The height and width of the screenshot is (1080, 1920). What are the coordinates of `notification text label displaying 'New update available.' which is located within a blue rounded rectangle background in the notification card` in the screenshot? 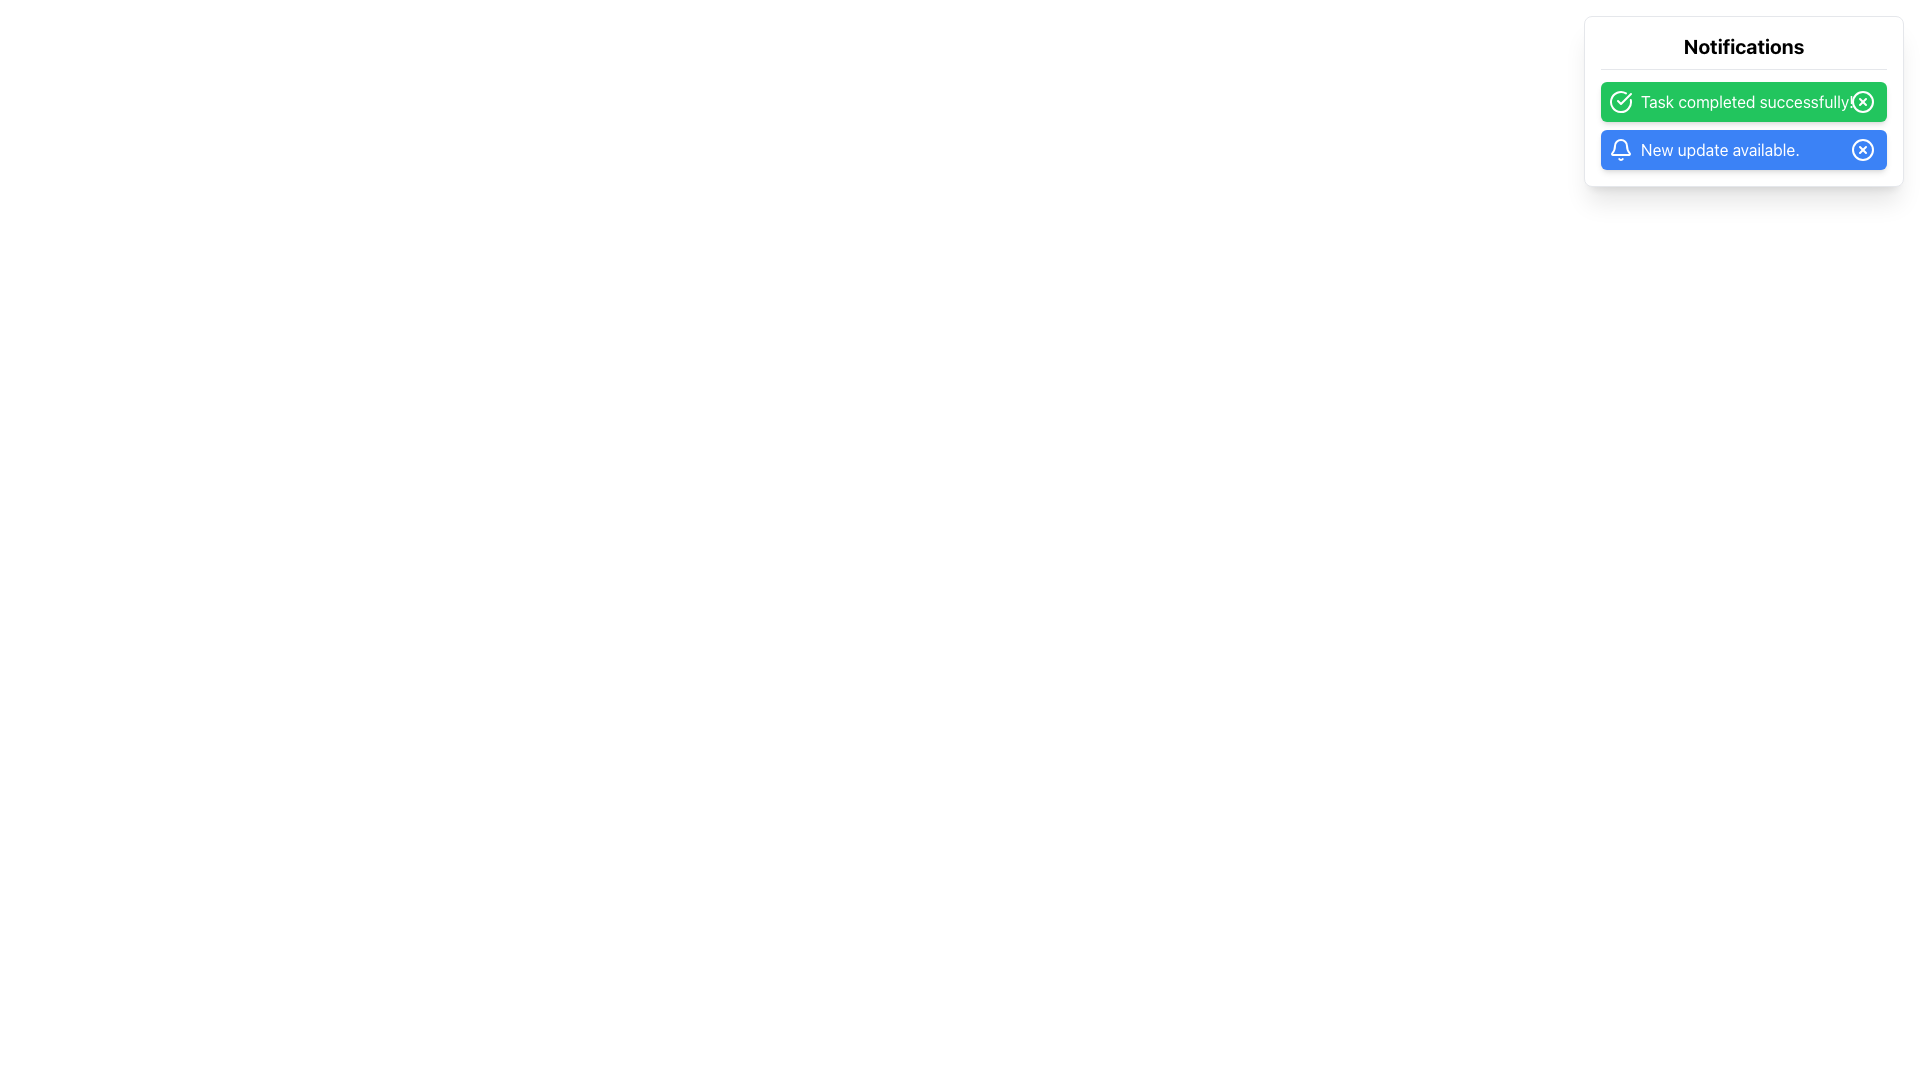 It's located at (1719, 149).